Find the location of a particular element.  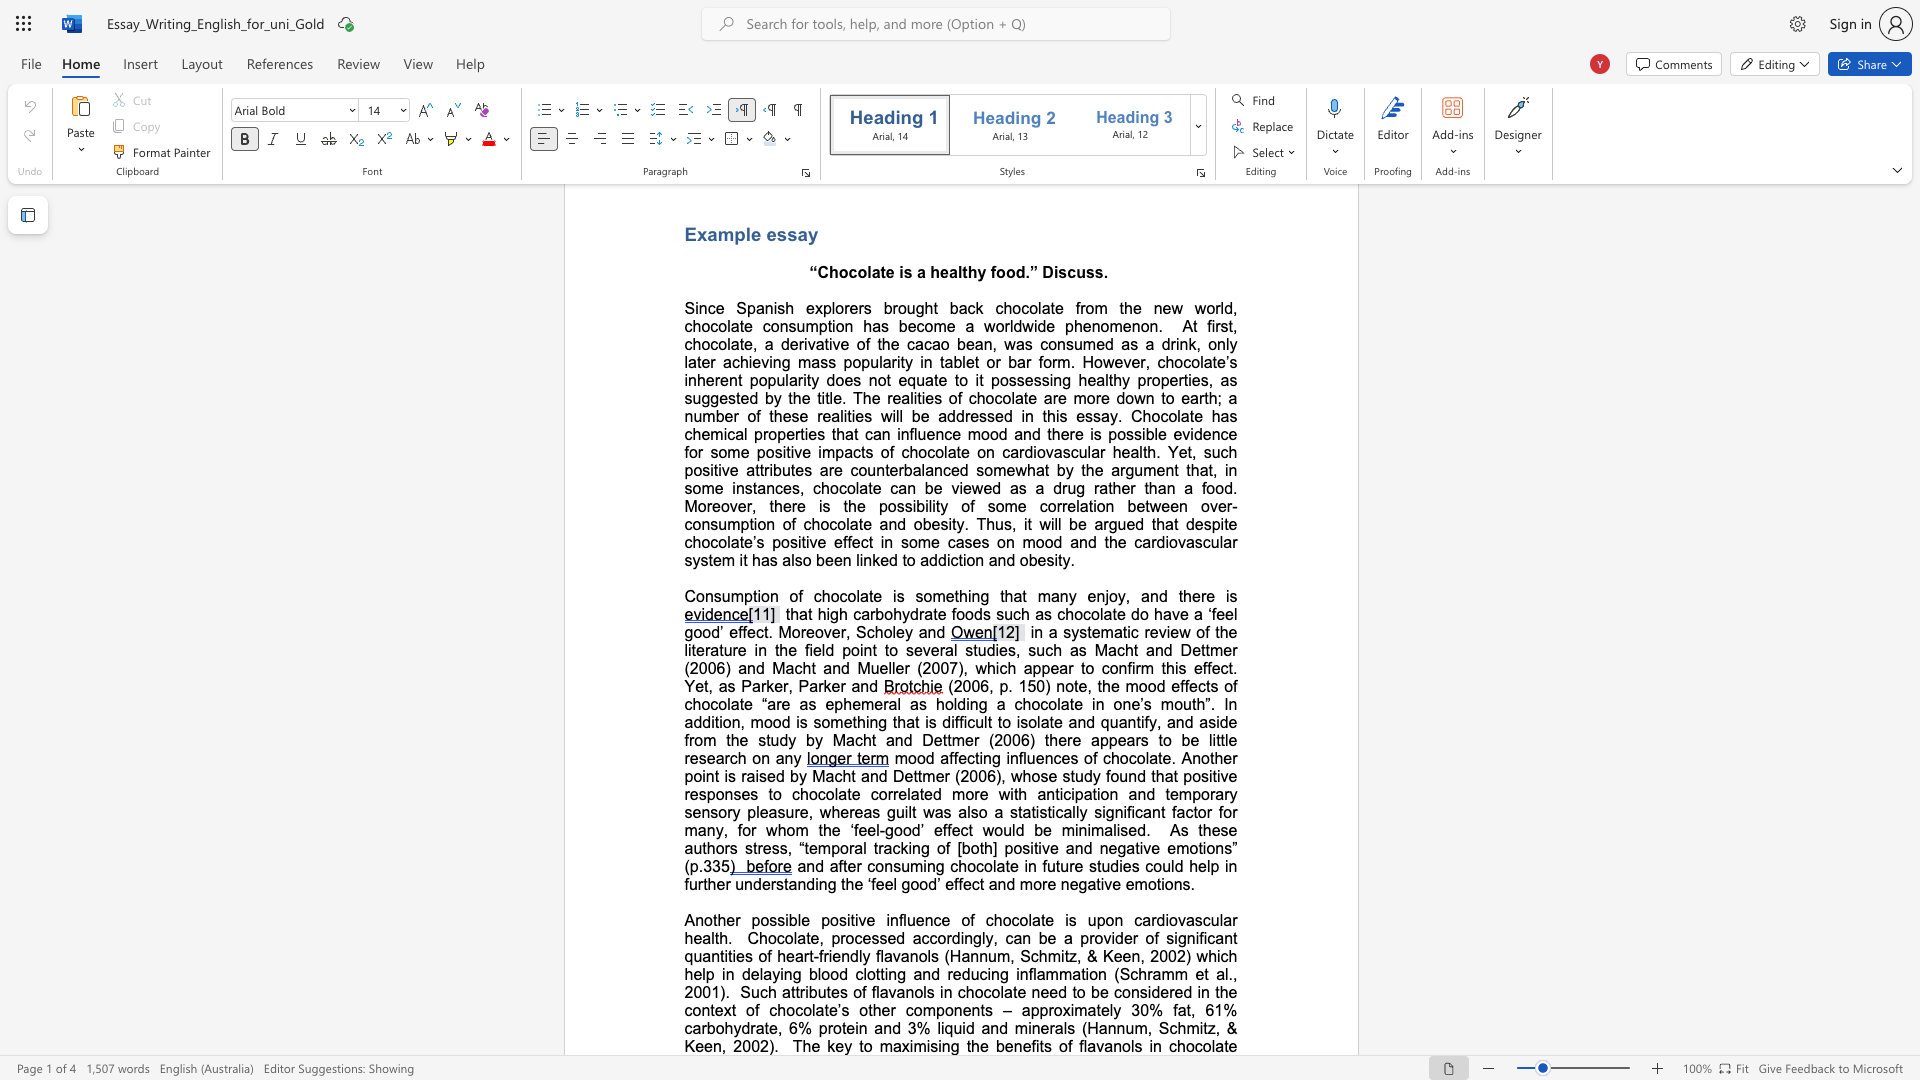

the subset text "ents – approximately 30% fat, 61% carbohydrate, 6% protein and 3% liquid and minerals (Hannum, Schmitz, & Kee" within the text "Such attributes of flavanols in chocolate need to be considered in the context of chocolate’s other components – approximately 30% fat, 61% carbohydrate, 6% protein and 3% liquid and minerals (Hannum, Schmitz, & Keen, 2002)" is located at coordinates (962, 1010).